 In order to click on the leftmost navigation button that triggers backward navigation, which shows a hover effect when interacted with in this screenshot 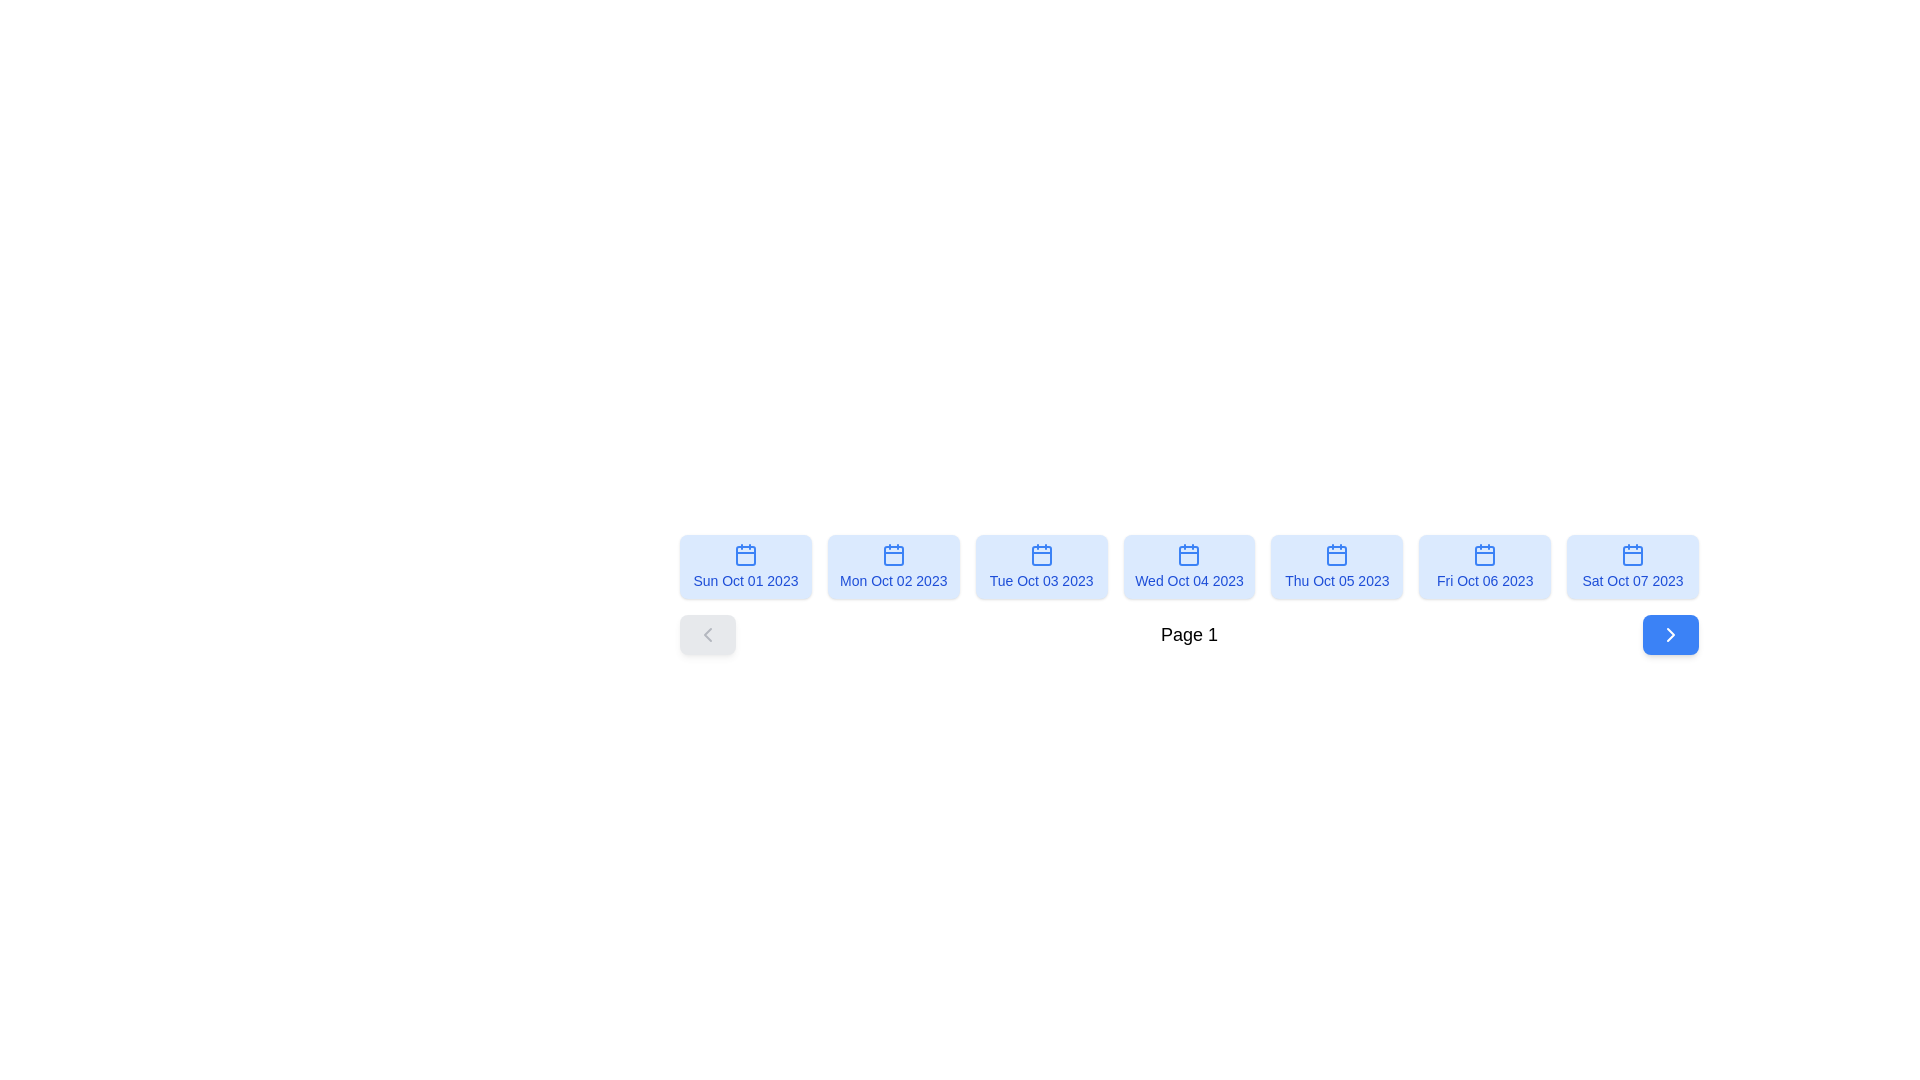, I will do `click(708, 635)`.